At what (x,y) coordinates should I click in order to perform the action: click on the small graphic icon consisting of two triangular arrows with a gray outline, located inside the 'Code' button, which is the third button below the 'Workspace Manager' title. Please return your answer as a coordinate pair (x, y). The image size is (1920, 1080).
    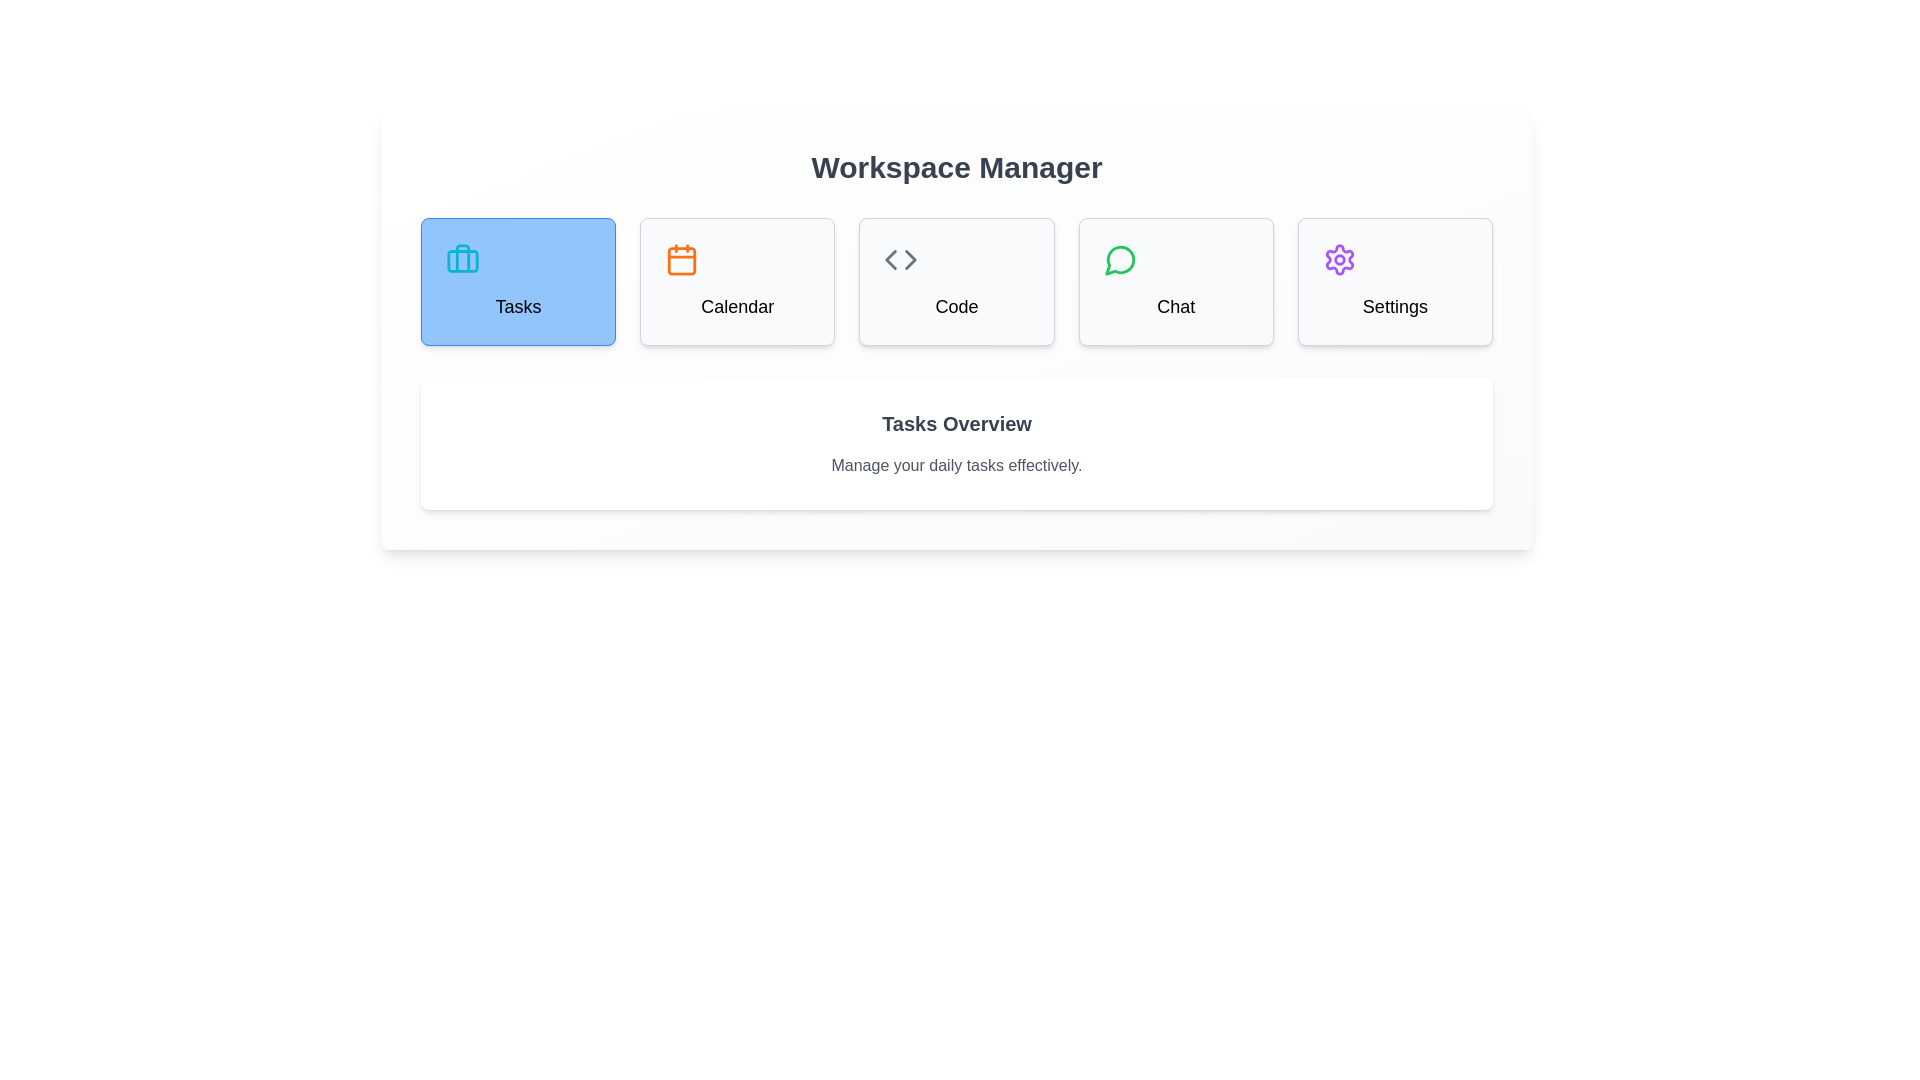
    Looking at the image, I should click on (900, 258).